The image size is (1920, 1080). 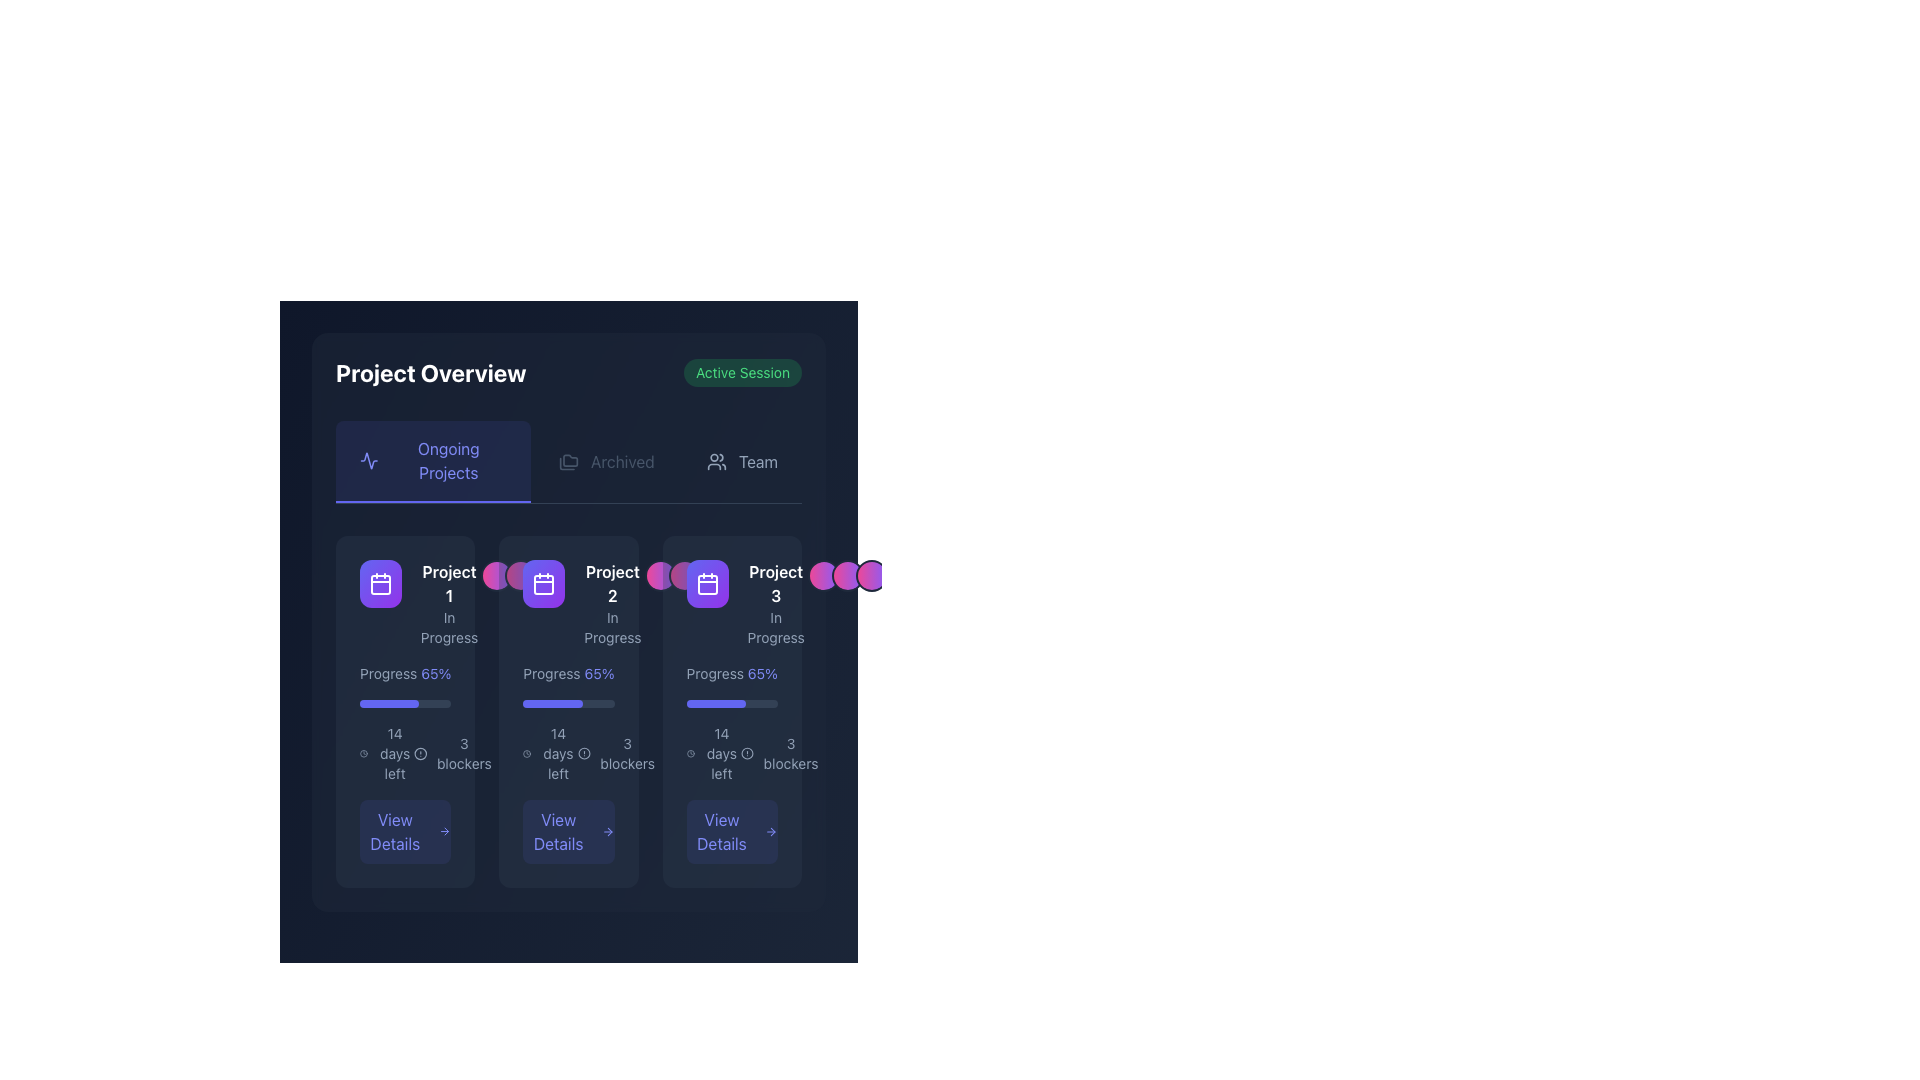 What do you see at coordinates (684, 575) in the screenshot?
I see `the decorative graphical element located in the upper-right section of the card for 'Project 2', positioned directly to the right of the text 'In Progress'` at bounding box center [684, 575].